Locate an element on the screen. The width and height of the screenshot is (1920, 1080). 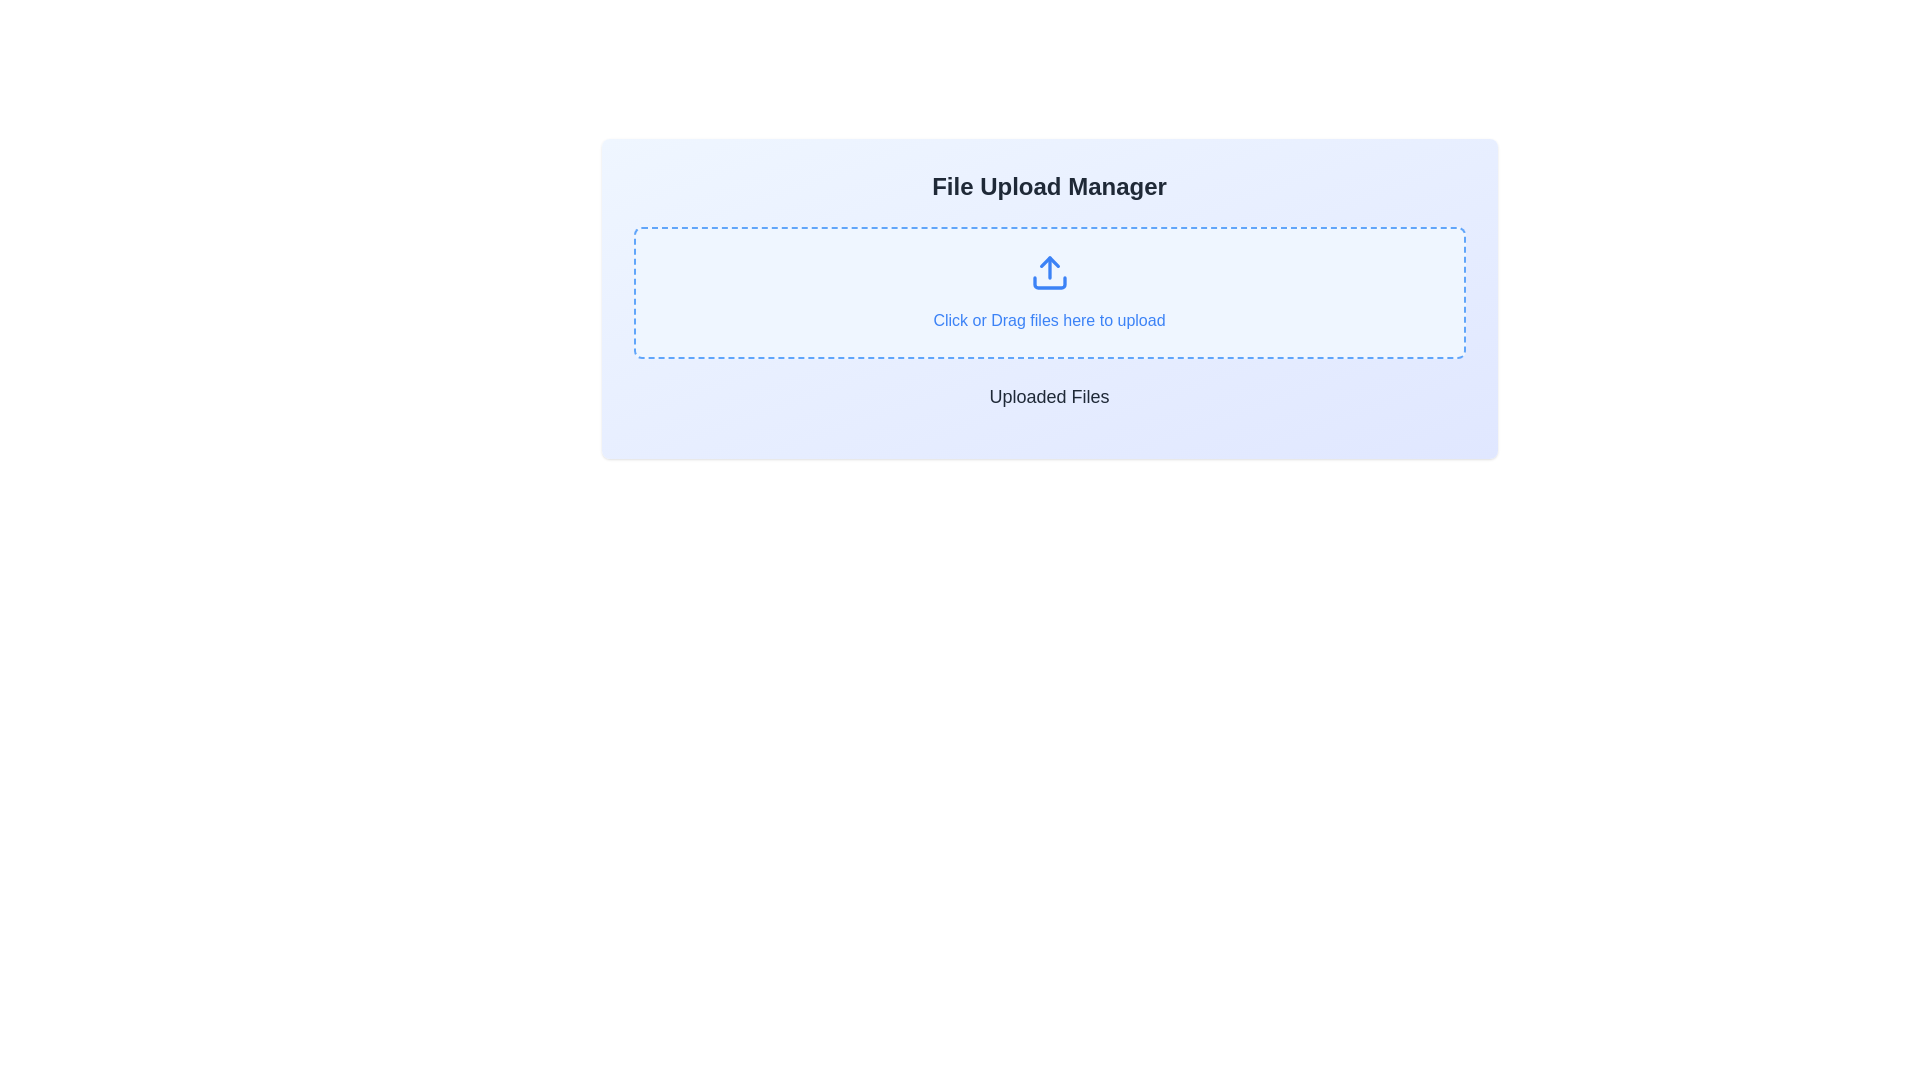
the interactive file upload zone with light blue background and dashed borders, labeled 'Click or Drag files here to upload' is located at coordinates (1048, 293).